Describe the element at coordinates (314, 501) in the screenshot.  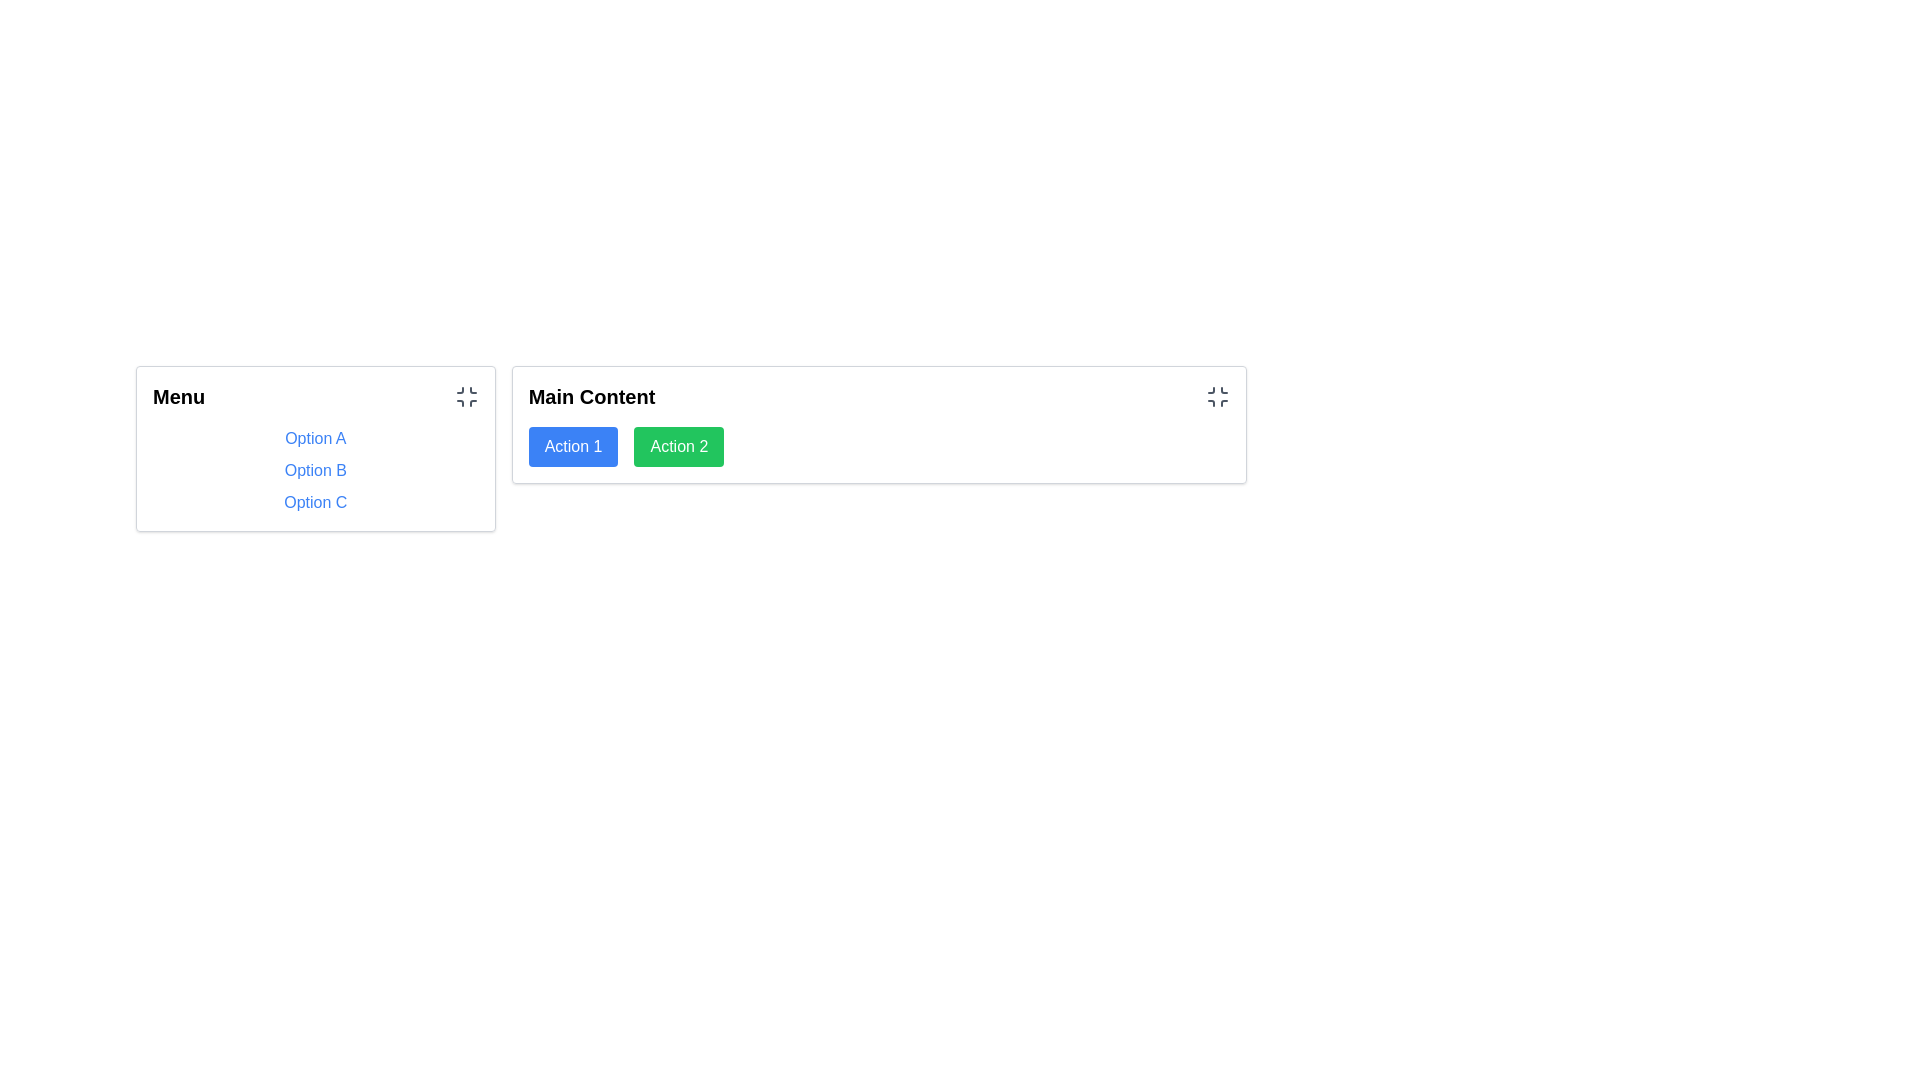
I see `the non-interactive text label 'Option C' in the Menu section, which is the last item in a vertical list` at that location.